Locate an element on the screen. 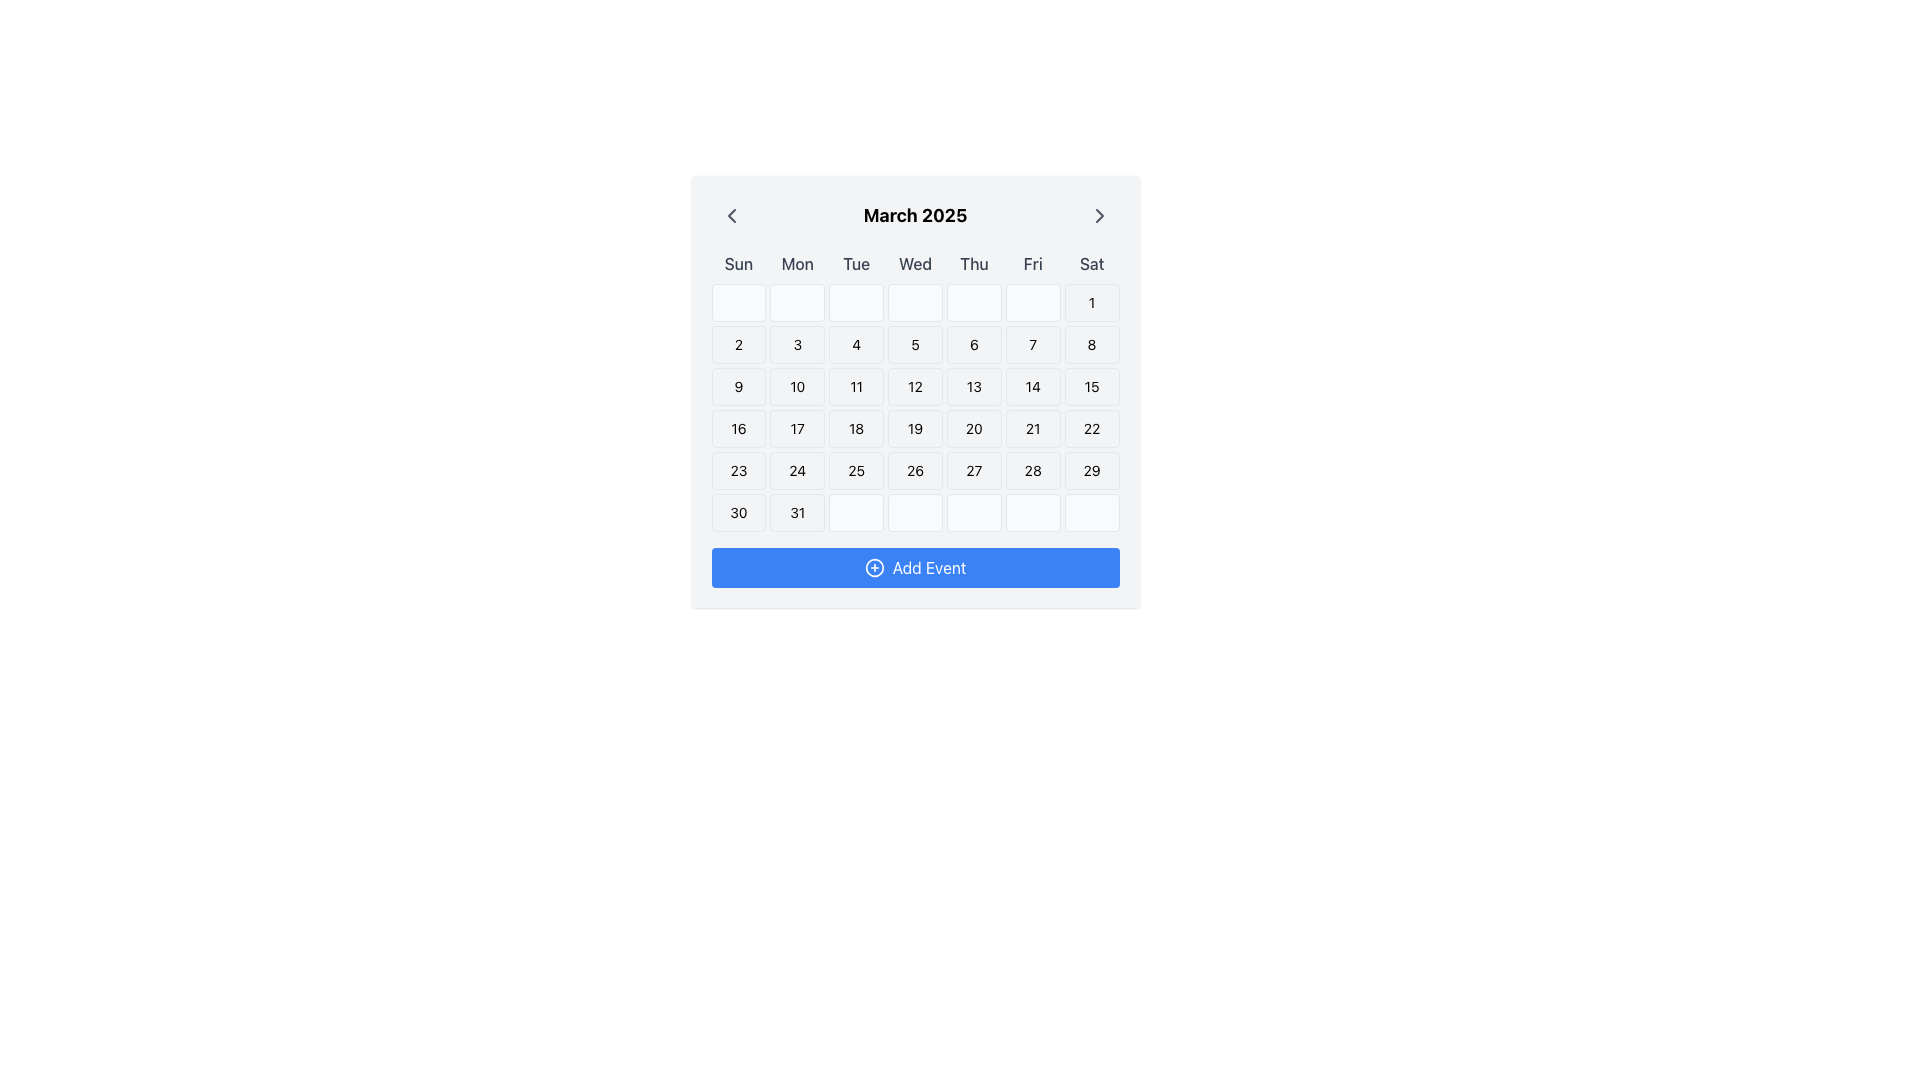 The width and height of the screenshot is (1920, 1080). the button-like element in the first row and fifth column of the calendar layout for March 2025, which has a light gray background and rounded corners is located at coordinates (974, 303).